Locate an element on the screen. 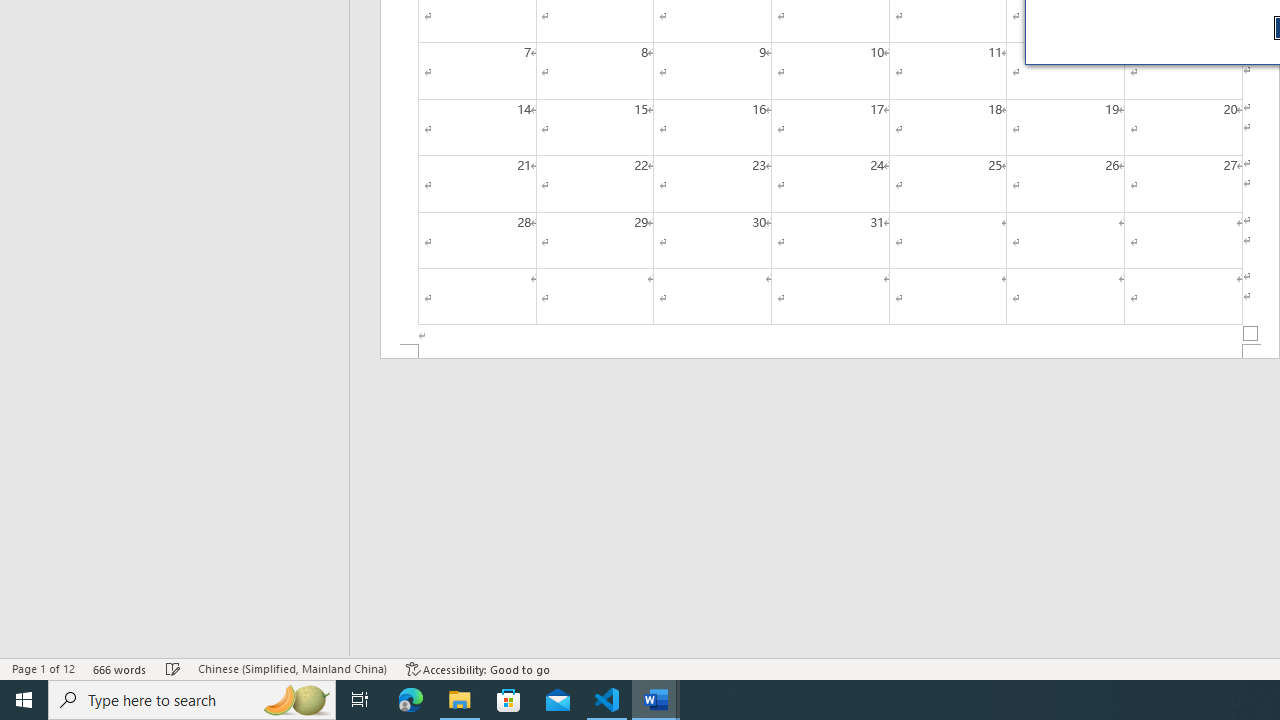 The width and height of the screenshot is (1280, 720). 'Spelling and Grammar Check Checking' is located at coordinates (173, 669).